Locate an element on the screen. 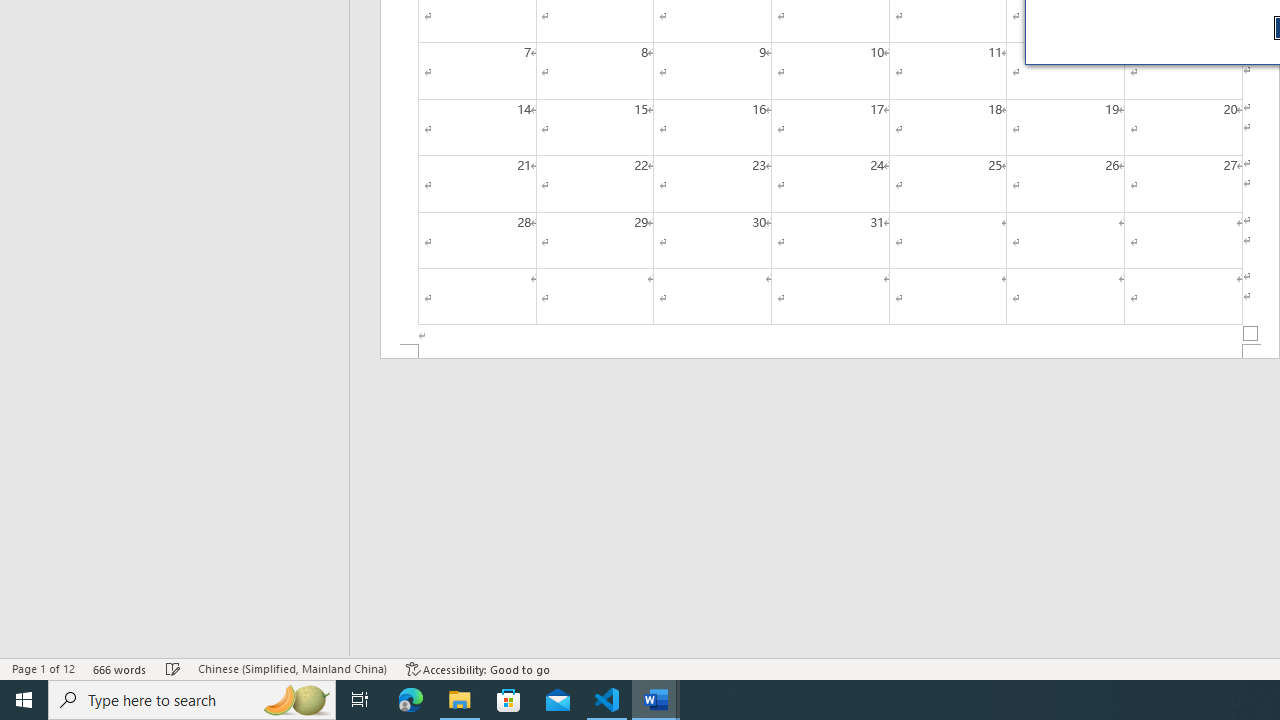 The width and height of the screenshot is (1280, 720). 'Spelling and Grammar Check Checking' is located at coordinates (173, 669).